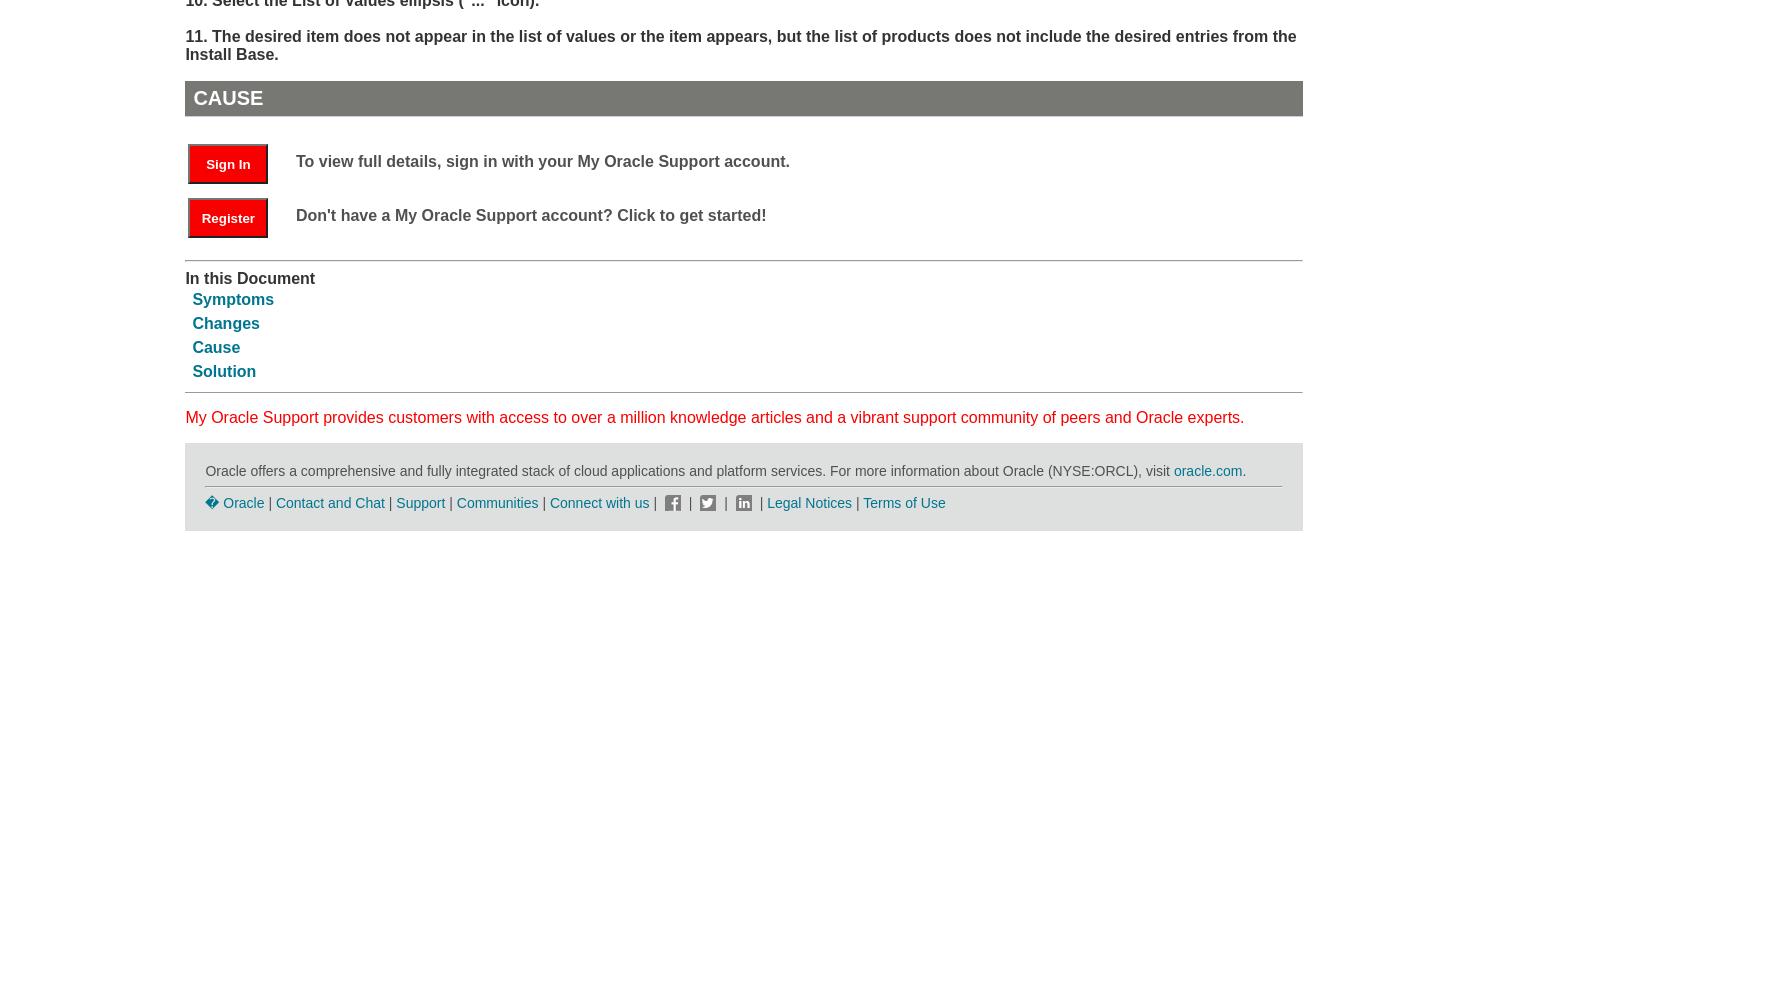  I want to click on 'To view full details, sign in with your My Oracle Support account.', so click(541, 160).